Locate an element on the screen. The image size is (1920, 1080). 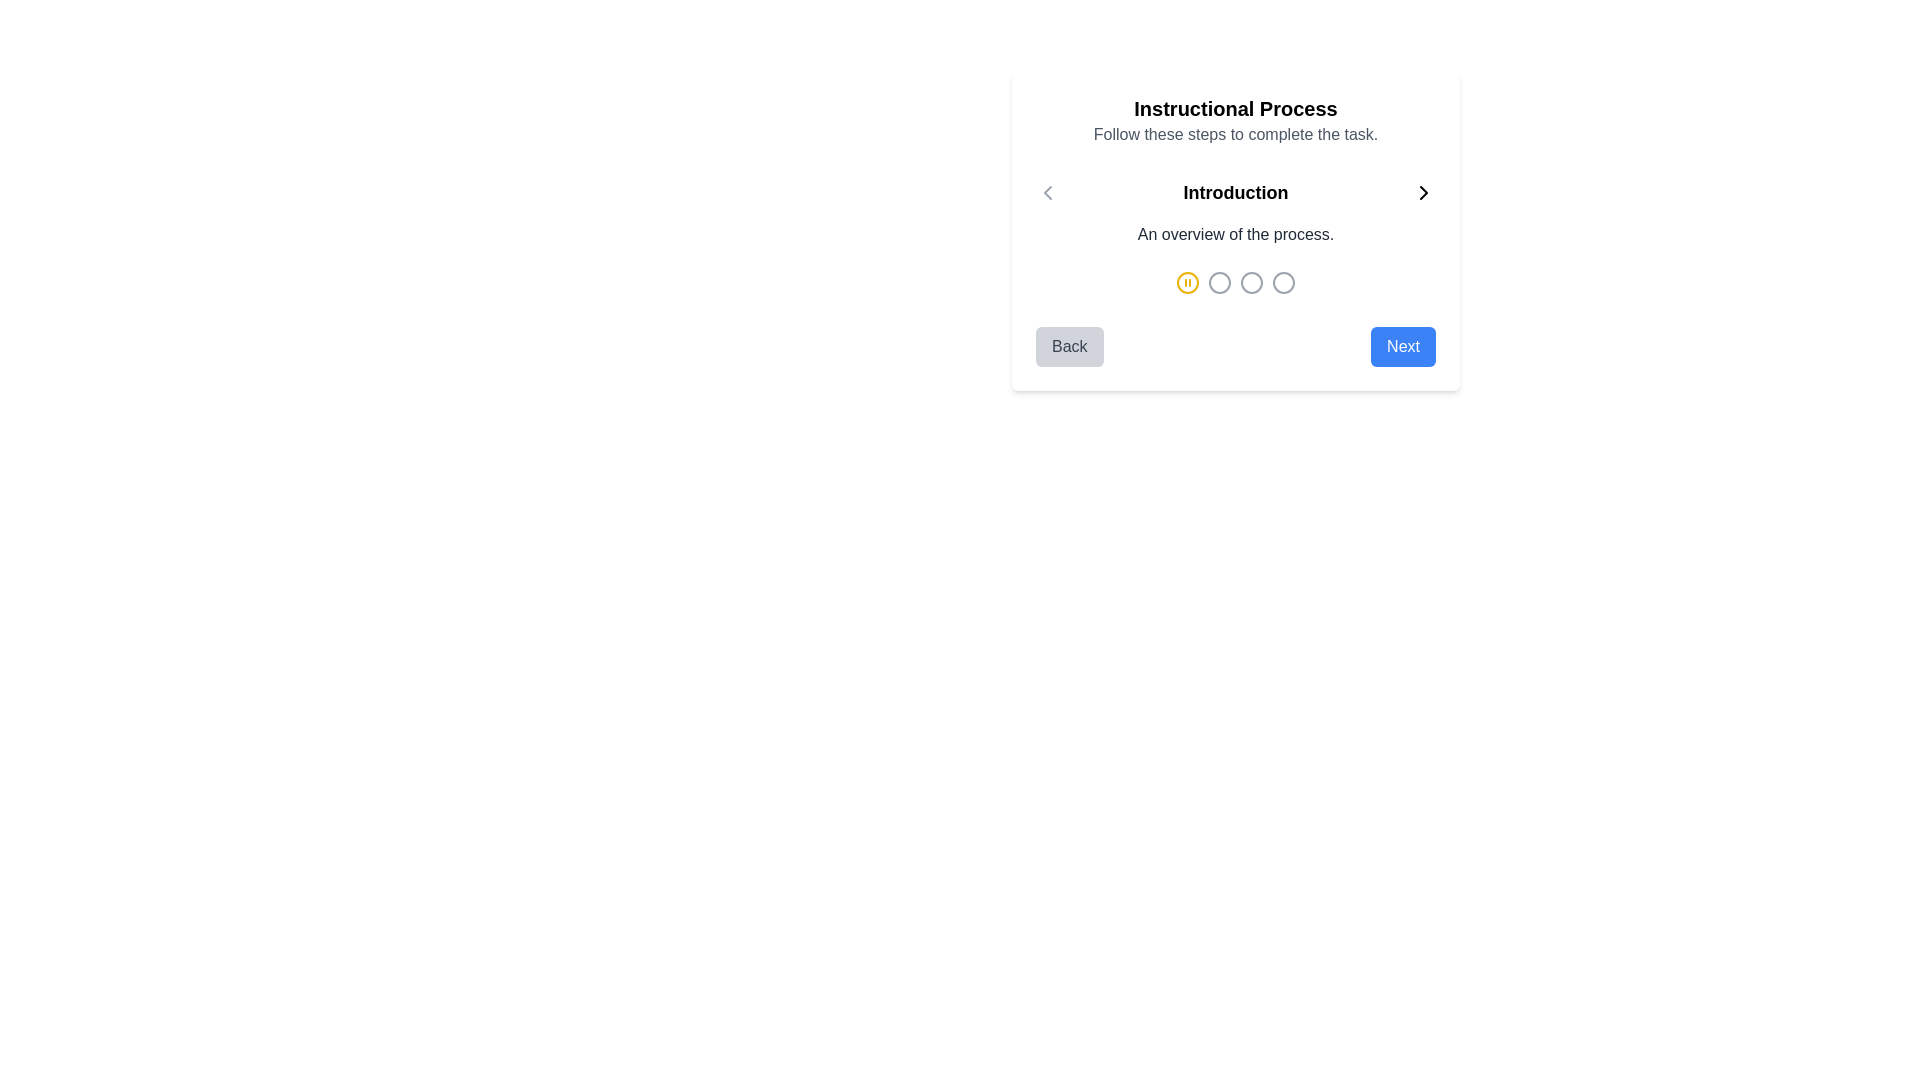
the first circular icon in the progress indicator, which serves as a visual indicator for the current step in the navigation process is located at coordinates (1188, 282).